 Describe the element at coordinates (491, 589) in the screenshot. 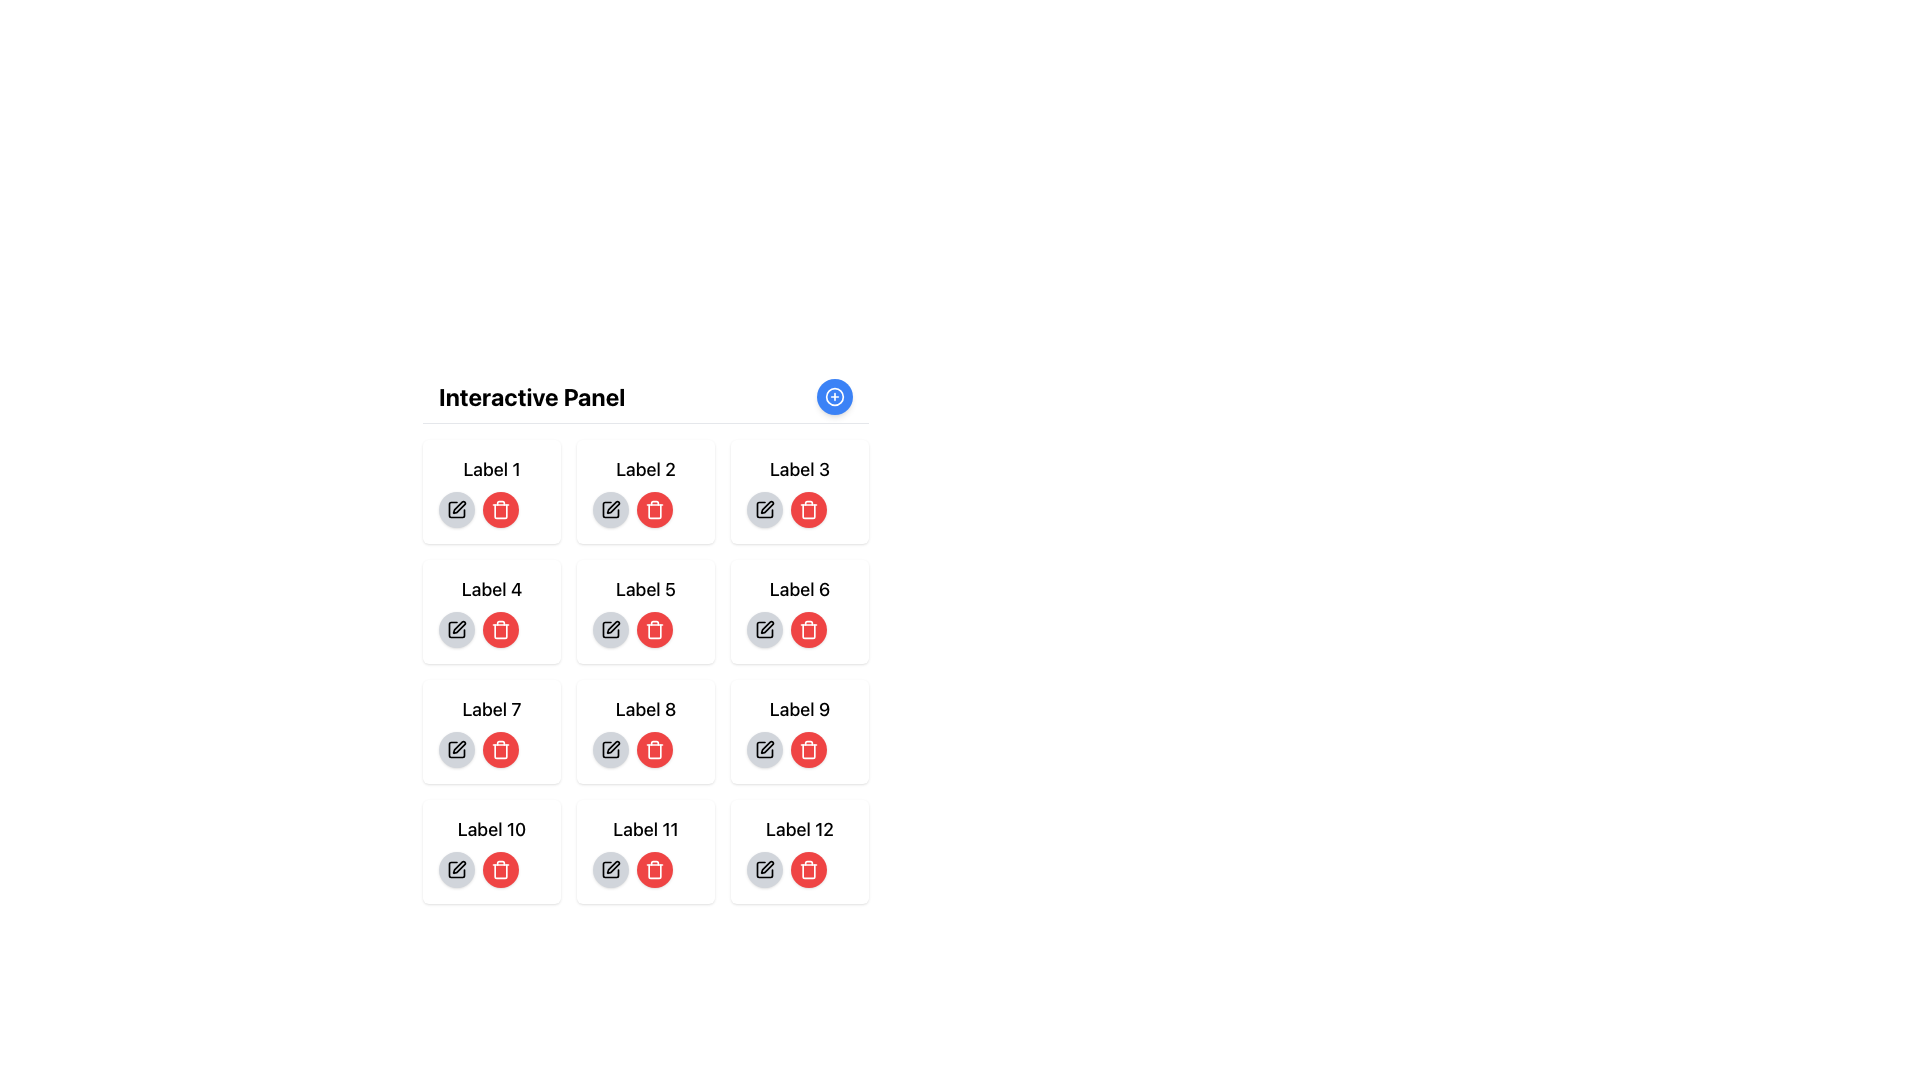

I see `on the text label 'Label 4' which is bold and part of the grid structure, located in the fourth card of the grid layout` at that location.